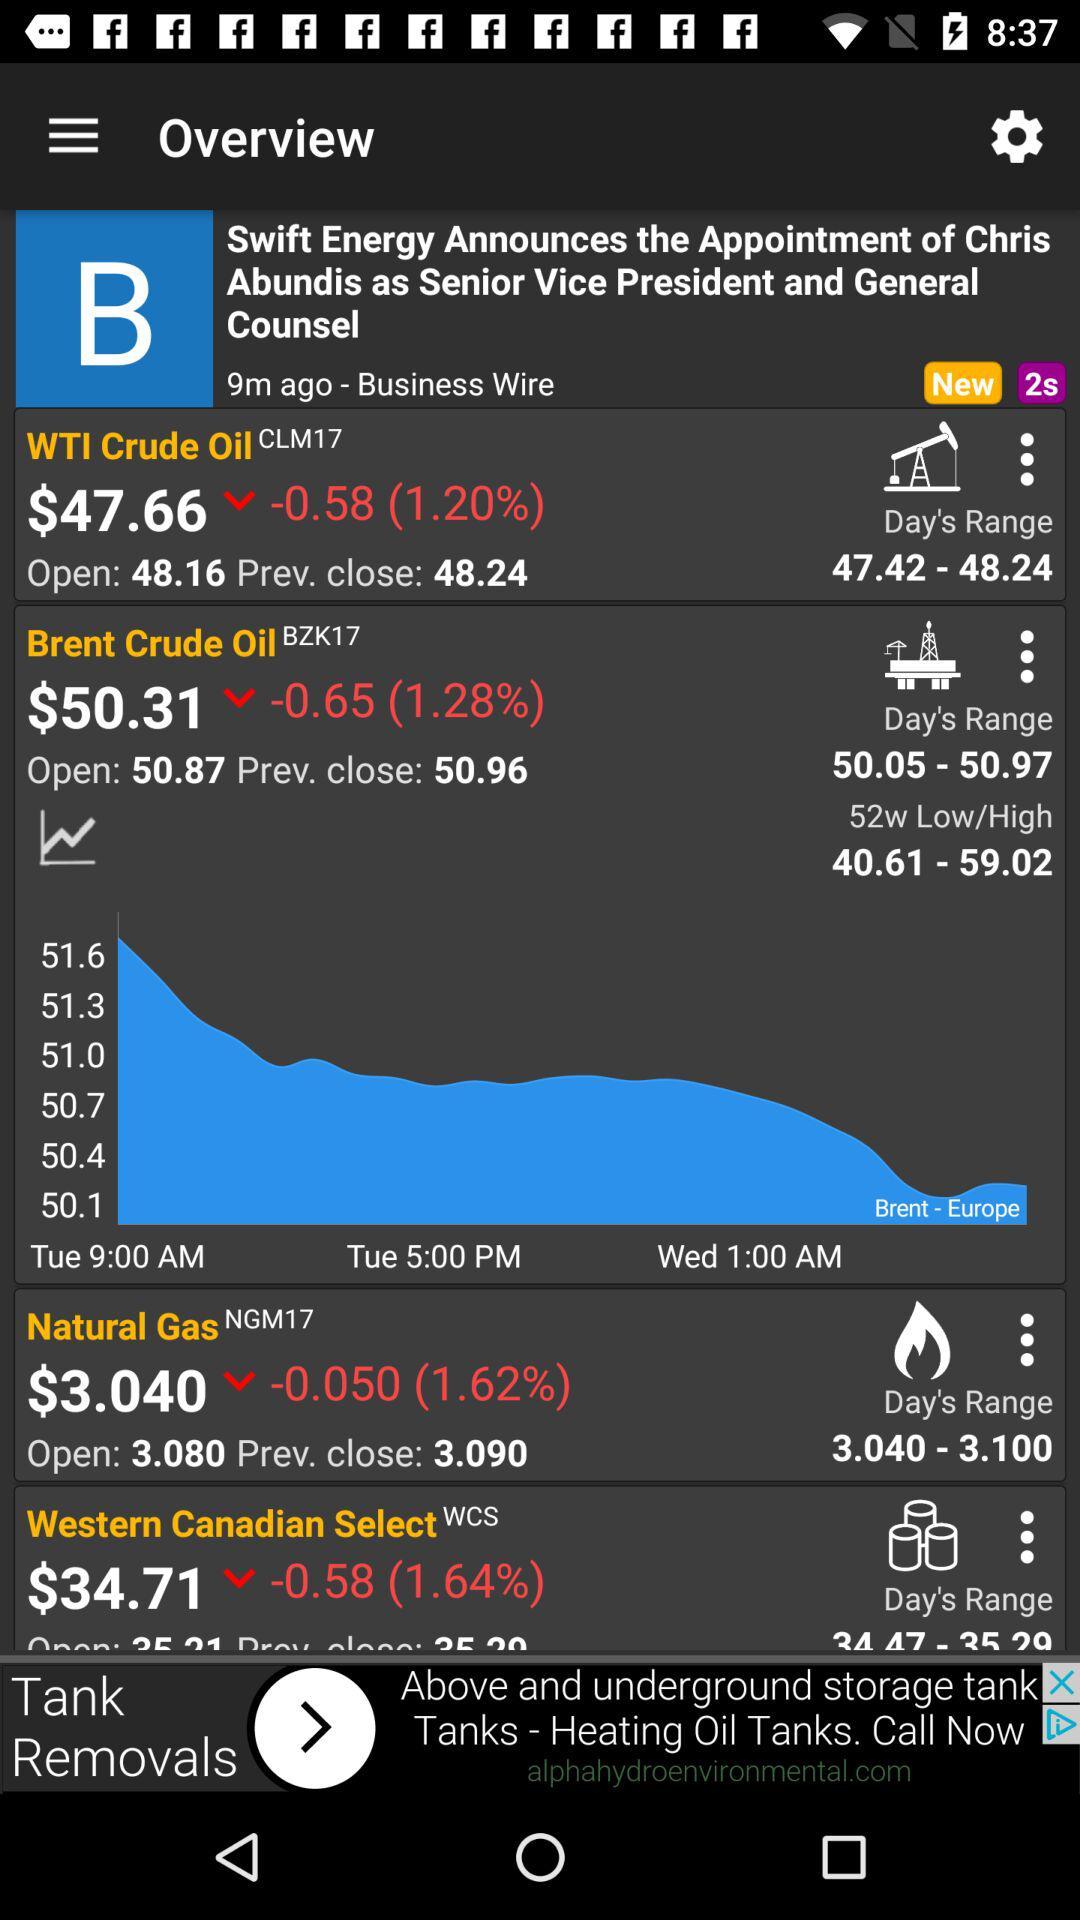 Image resolution: width=1080 pixels, height=1920 pixels. Describe the element at coordinates (1027, 1339) in the screenshot. I see `details` at that location.